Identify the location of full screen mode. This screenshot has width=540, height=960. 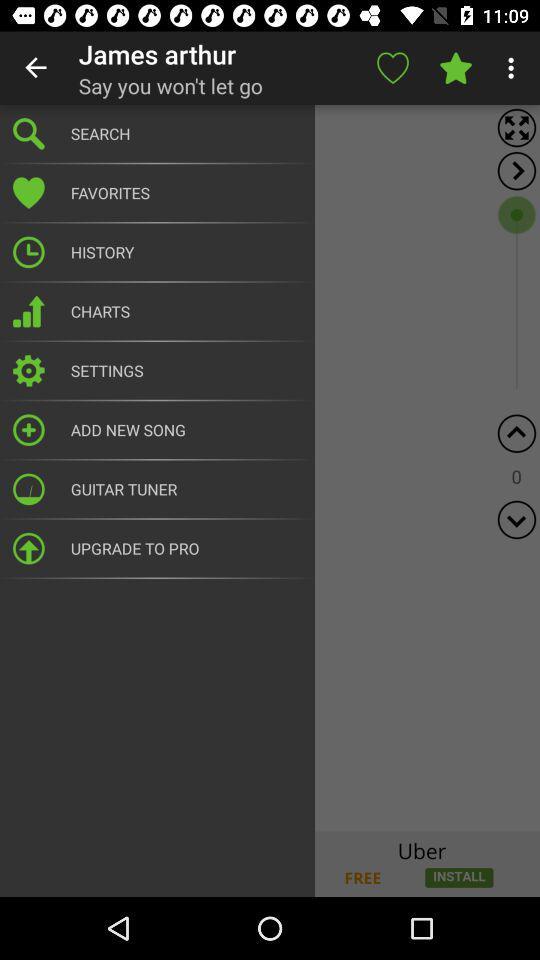
(516, 127).